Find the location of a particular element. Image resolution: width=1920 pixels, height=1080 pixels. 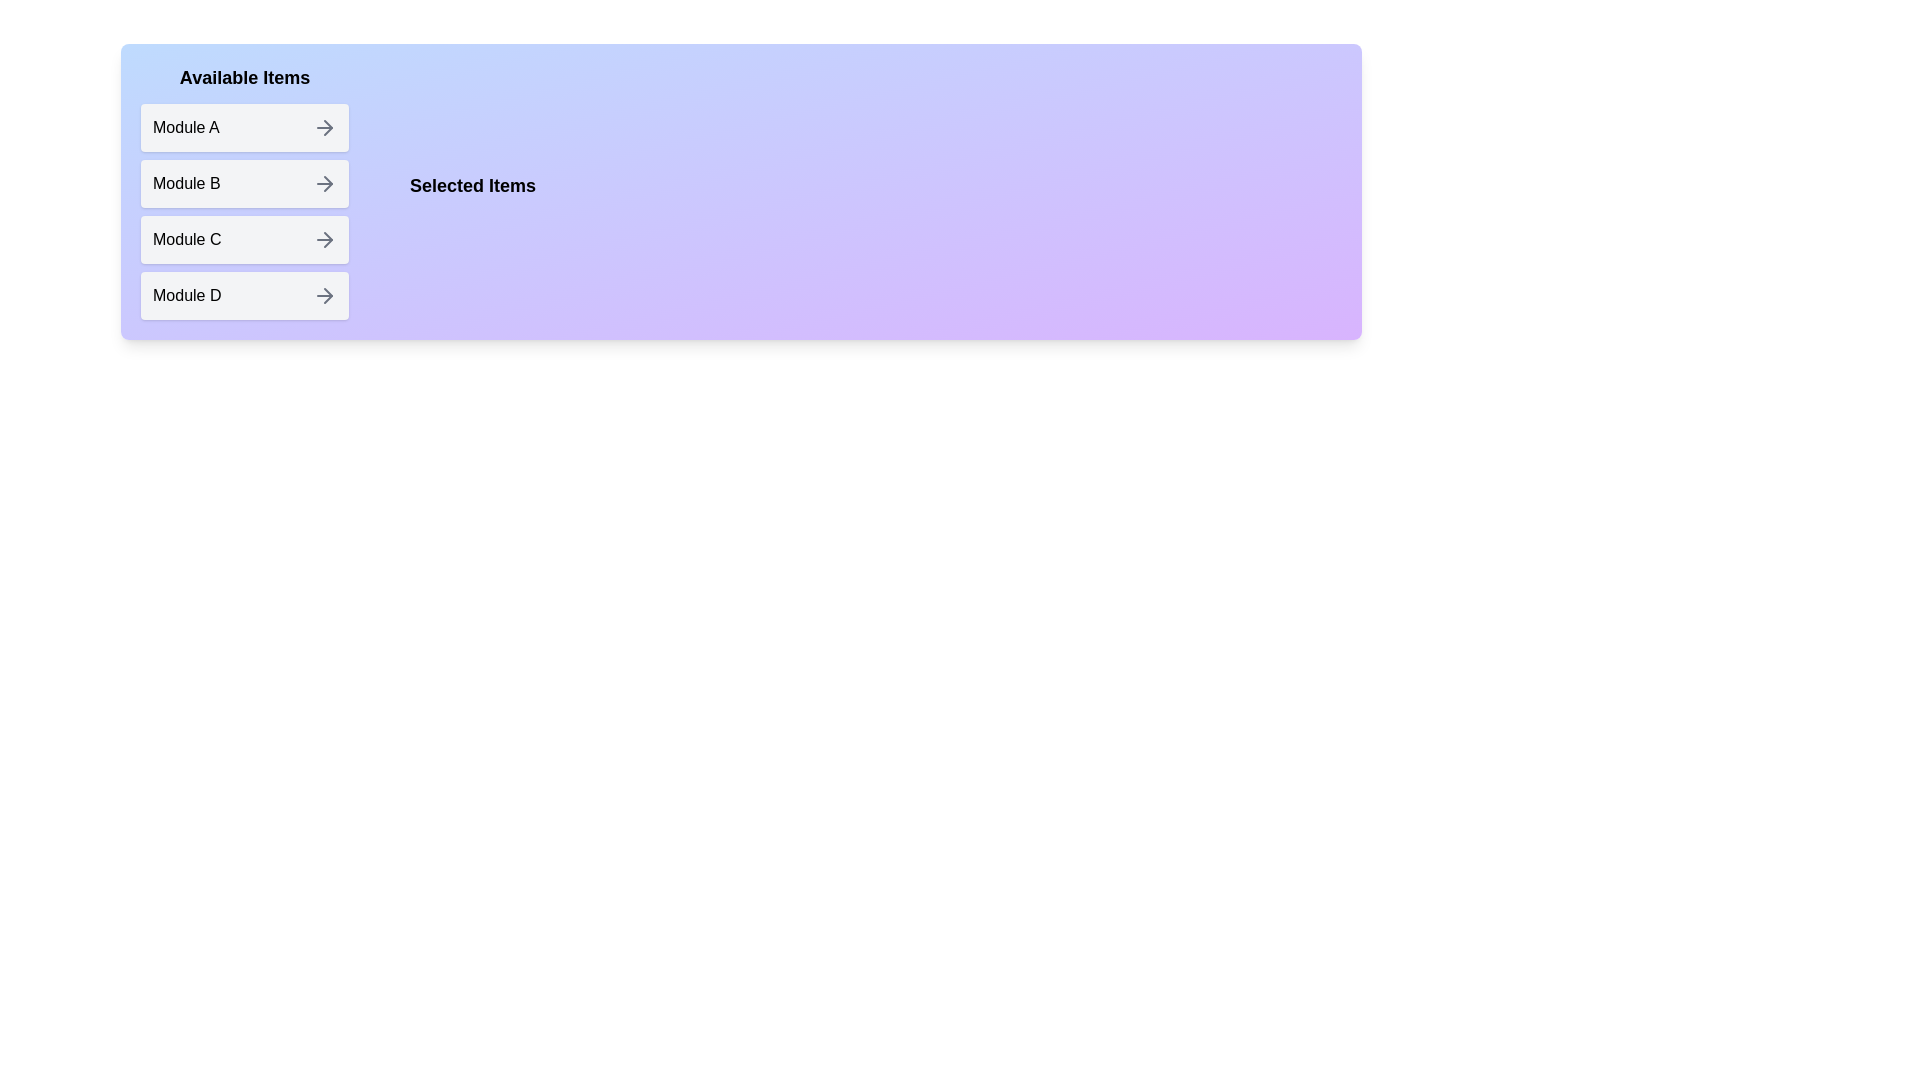

arrow button next to the item Module A in the 'Available Items' list to transfer it to the 'Selected Items' list is located at coordinates (325, 127).